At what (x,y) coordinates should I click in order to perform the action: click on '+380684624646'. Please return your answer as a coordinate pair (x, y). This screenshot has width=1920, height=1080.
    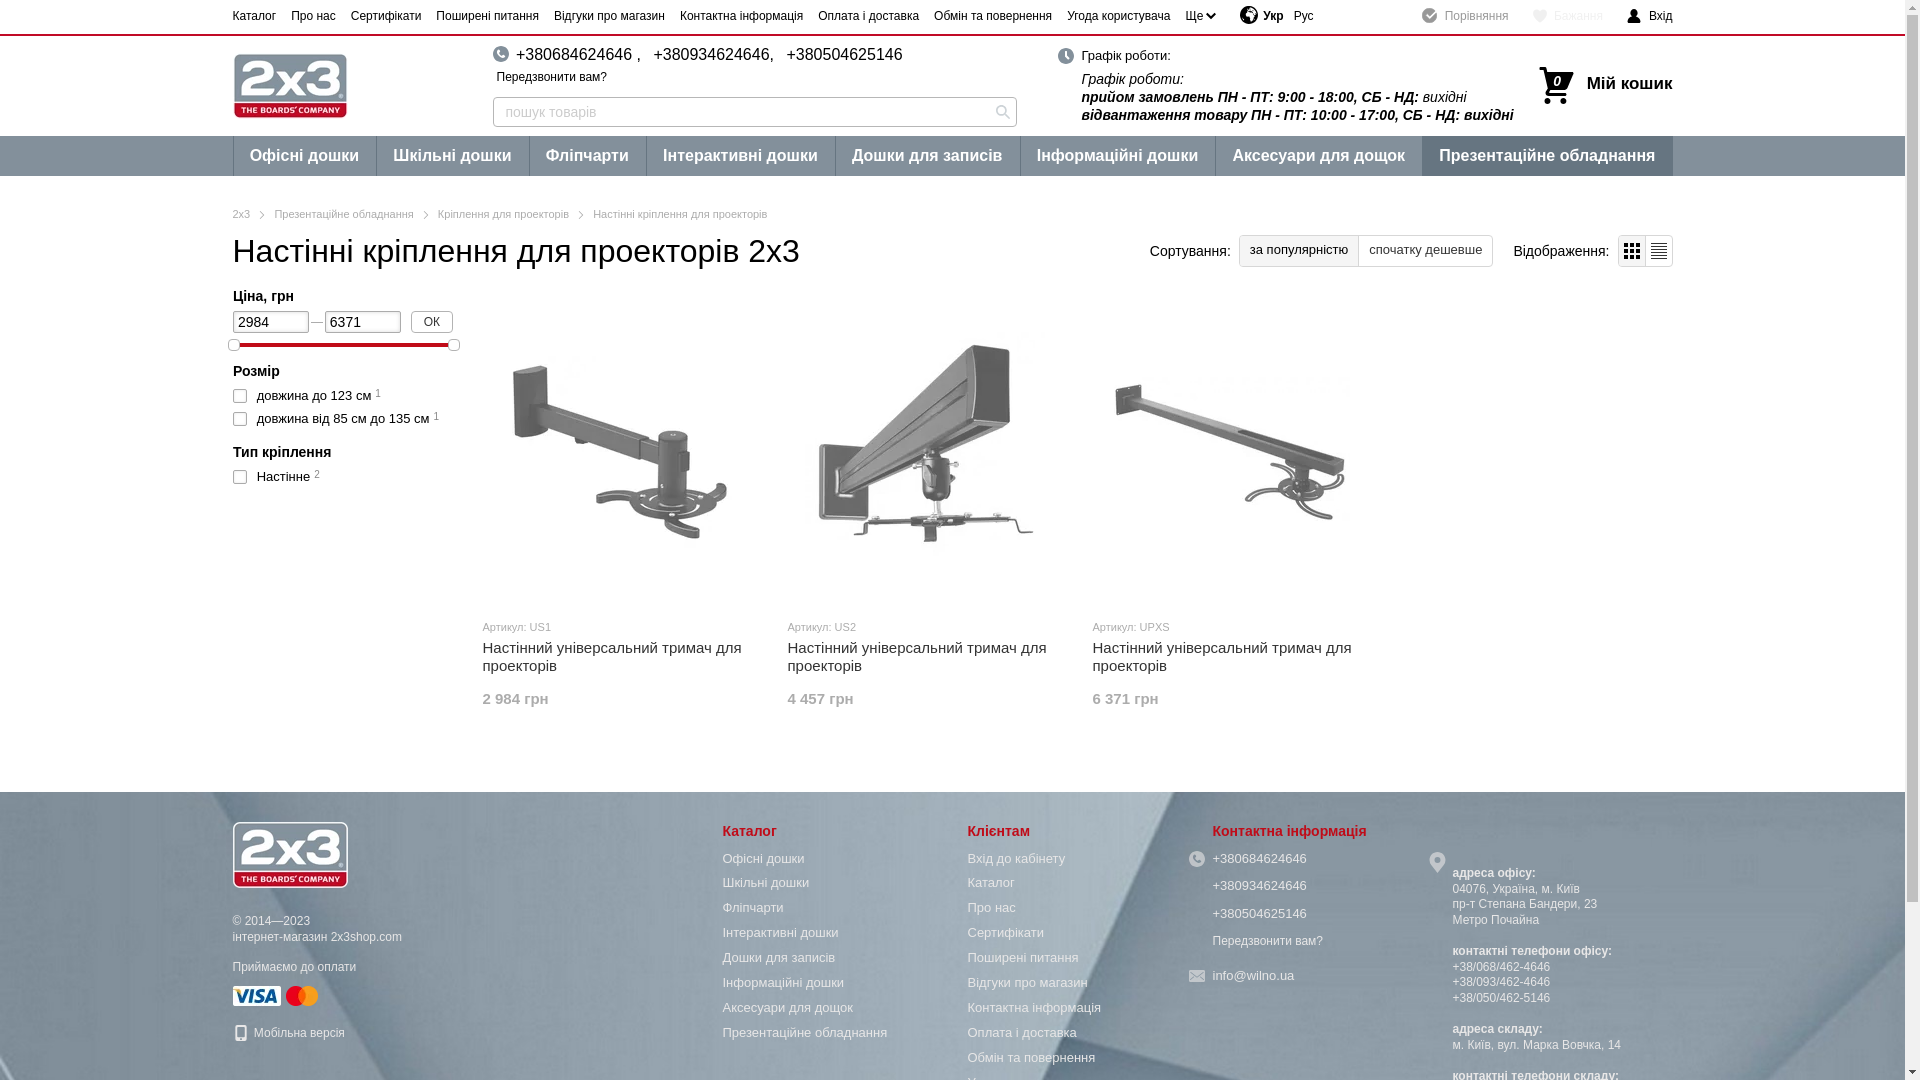
    Looking at the image, I should click on (1257, 857).